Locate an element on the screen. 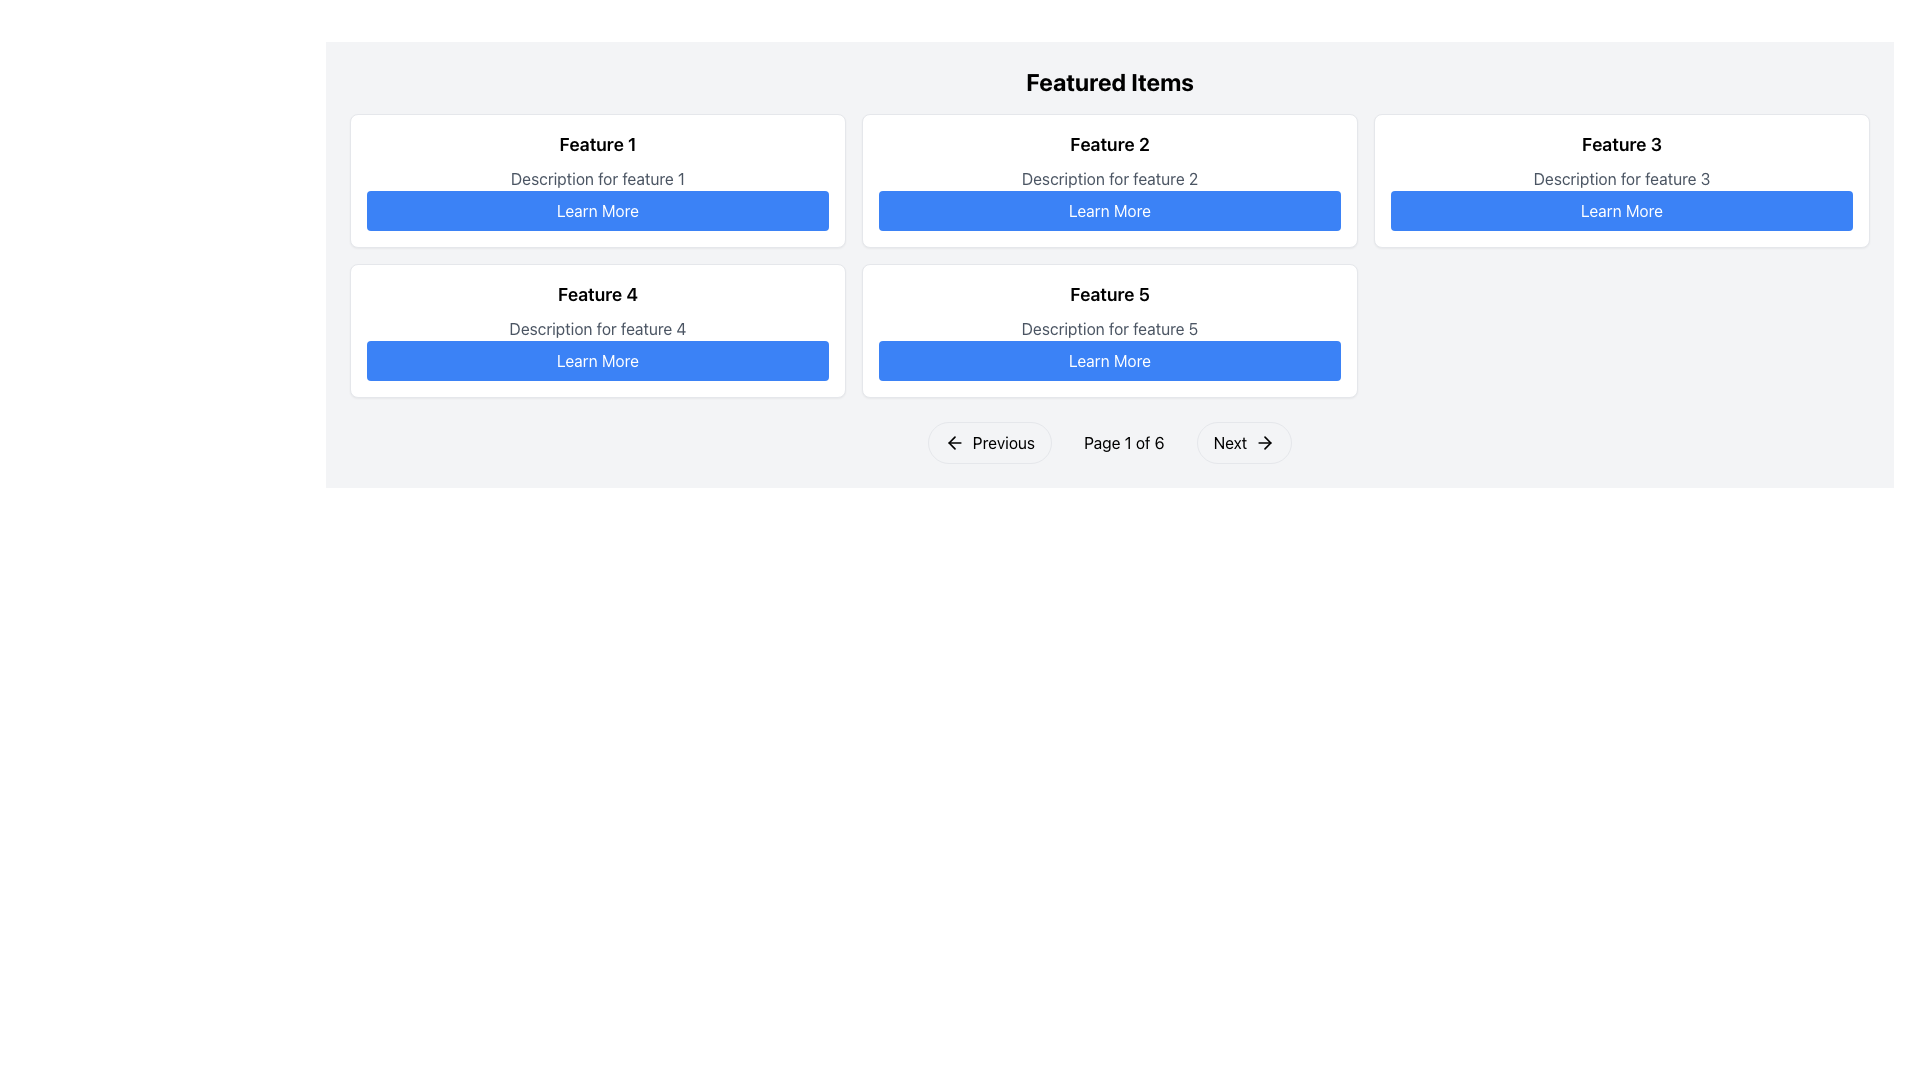 The width and height of the screenshot is (1920, 1080). the button that navigates to the previous page in the pagination controls to visualize hover effects is located at coordinates (989, 442).